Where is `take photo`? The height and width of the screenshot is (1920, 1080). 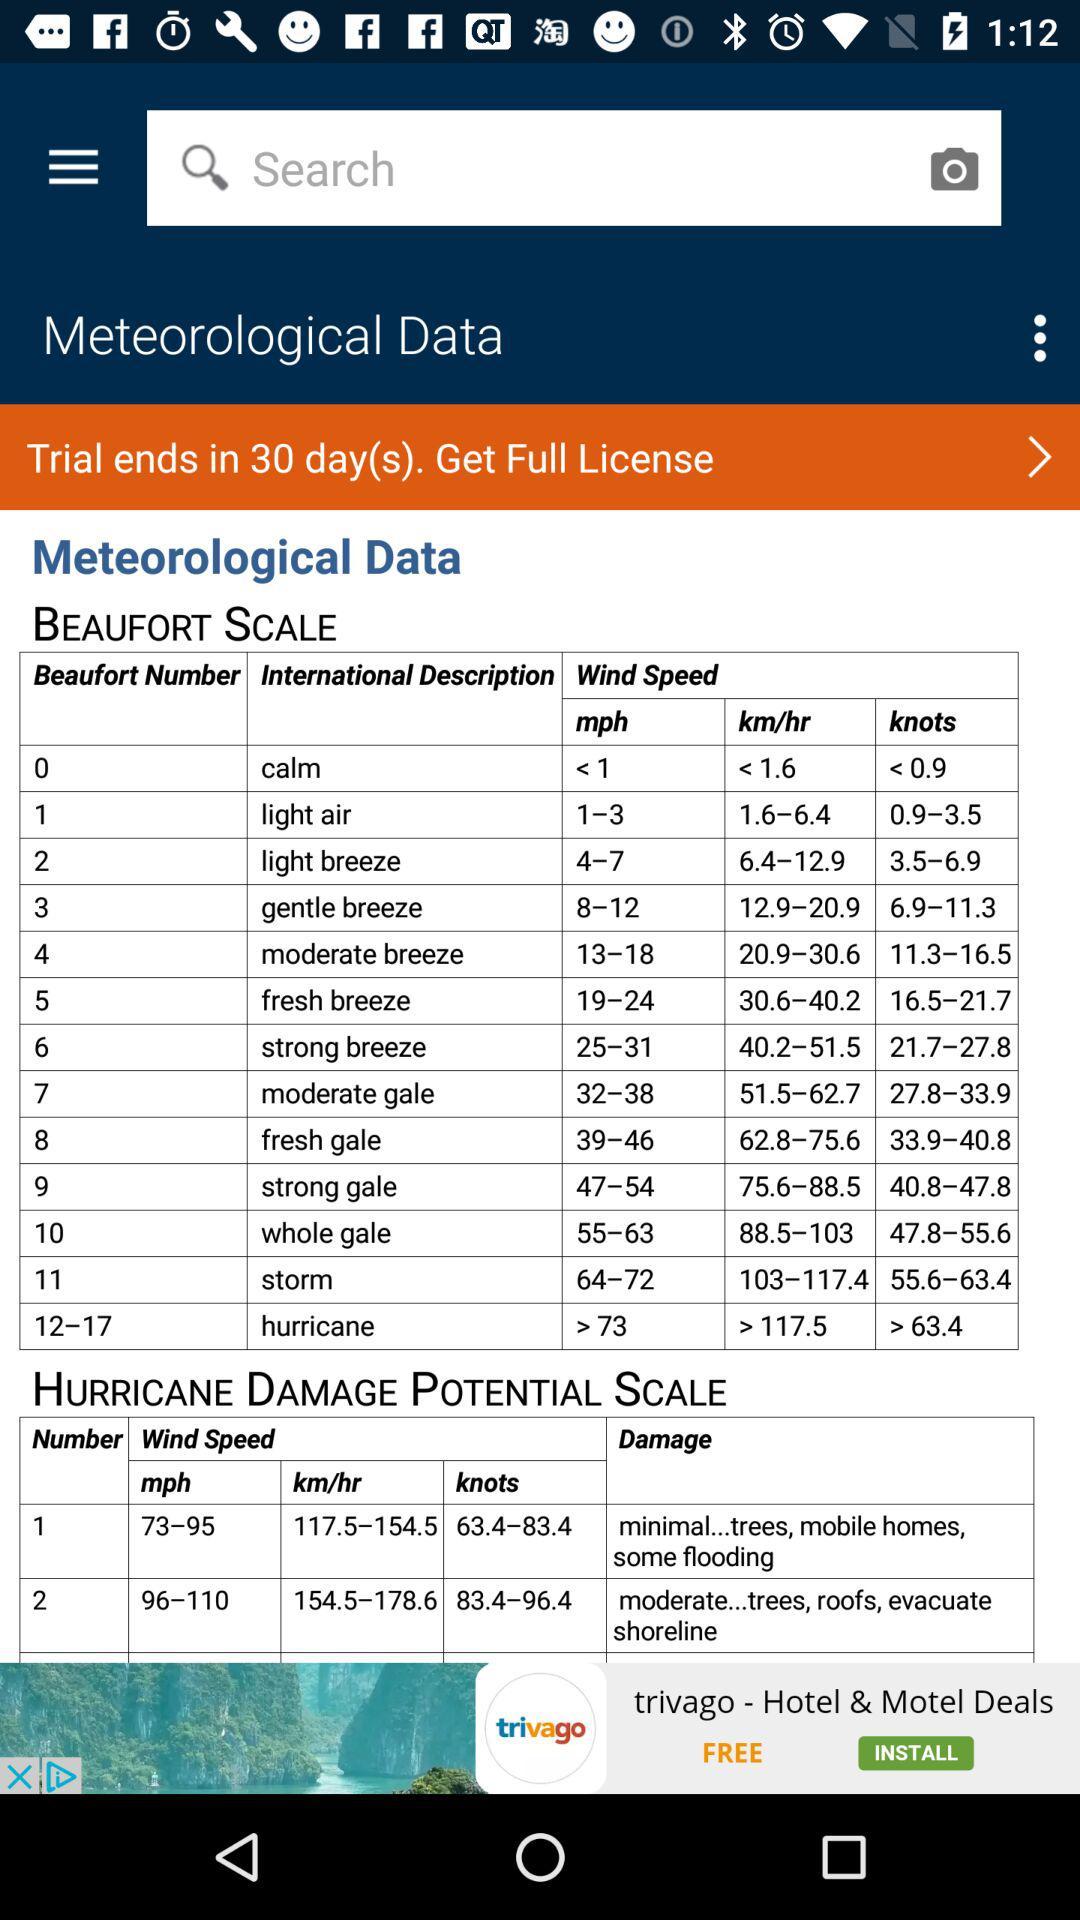
take photo is located at coordinates (952, 168).